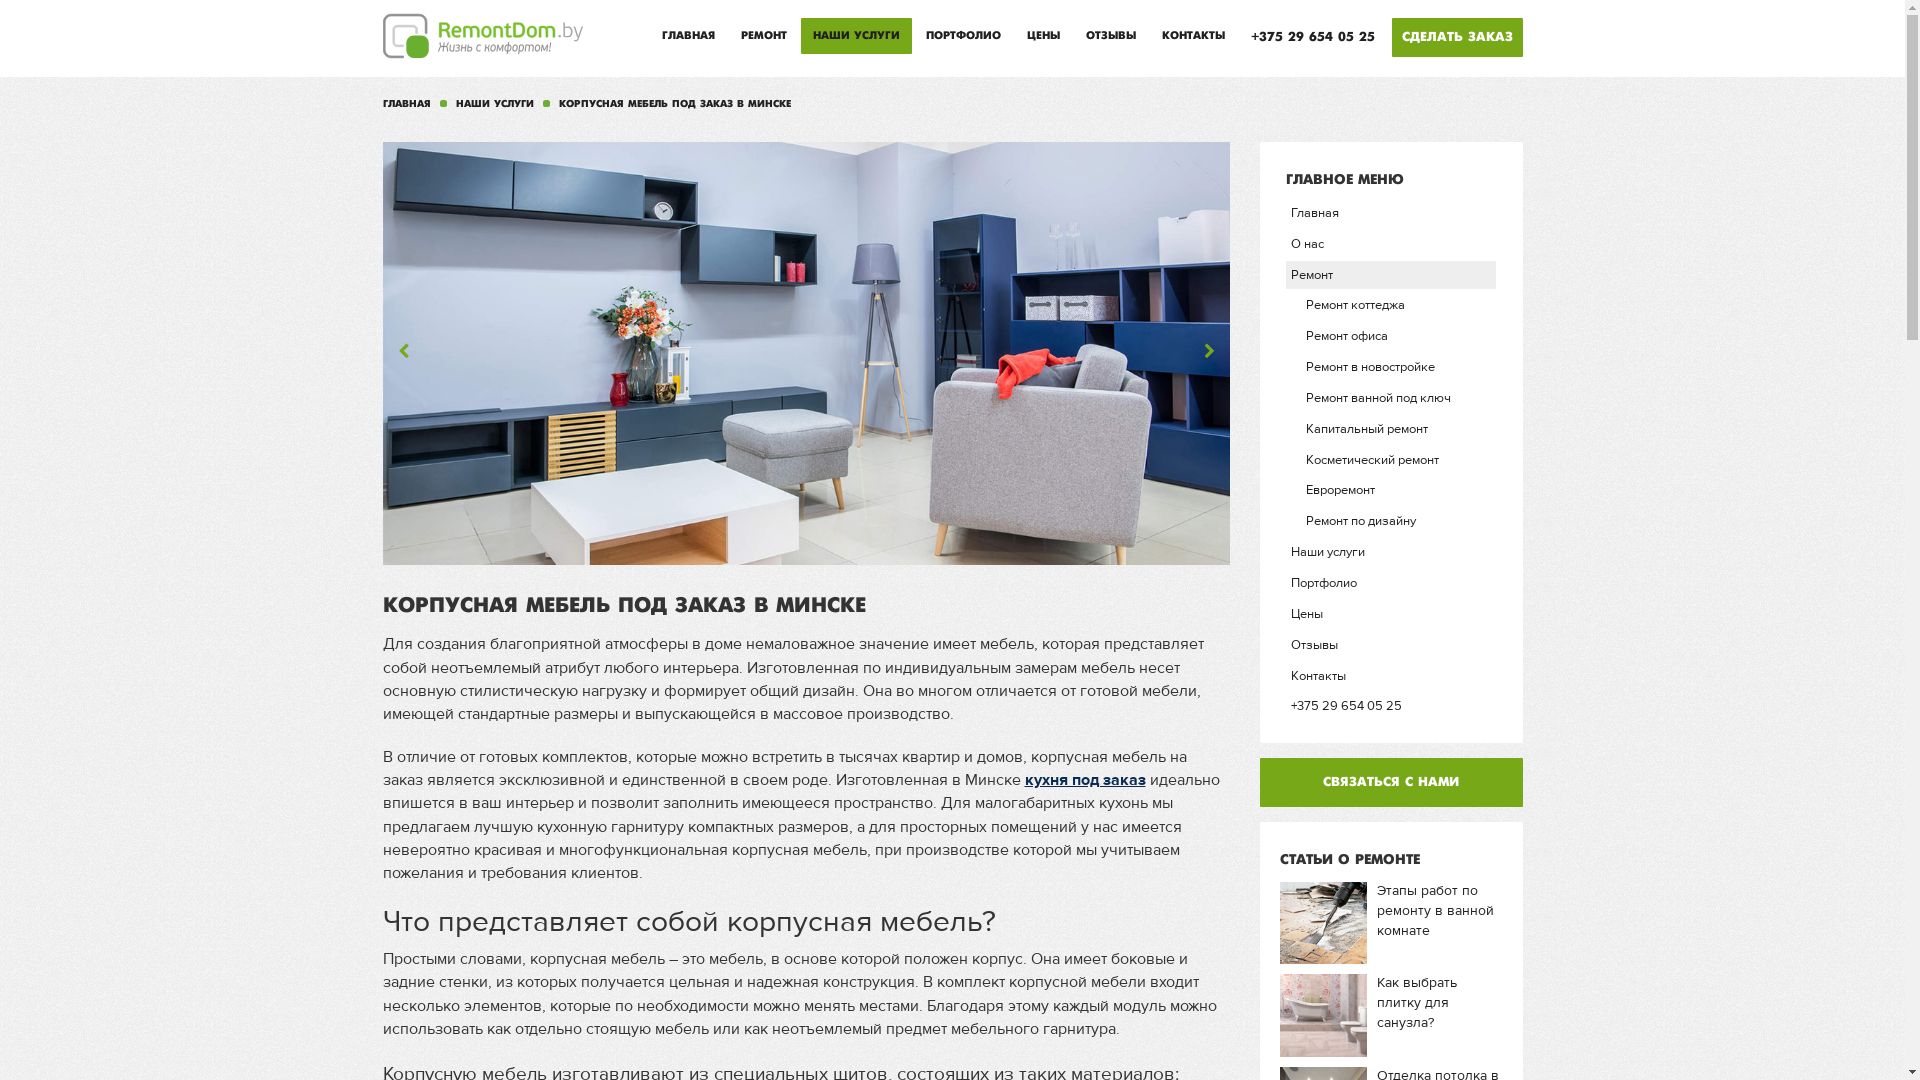  What do you see at coordinates (1237, 37) in the screenshot?
I see `'+375 29 654 05 25'` at bounding box center [1237, 37].